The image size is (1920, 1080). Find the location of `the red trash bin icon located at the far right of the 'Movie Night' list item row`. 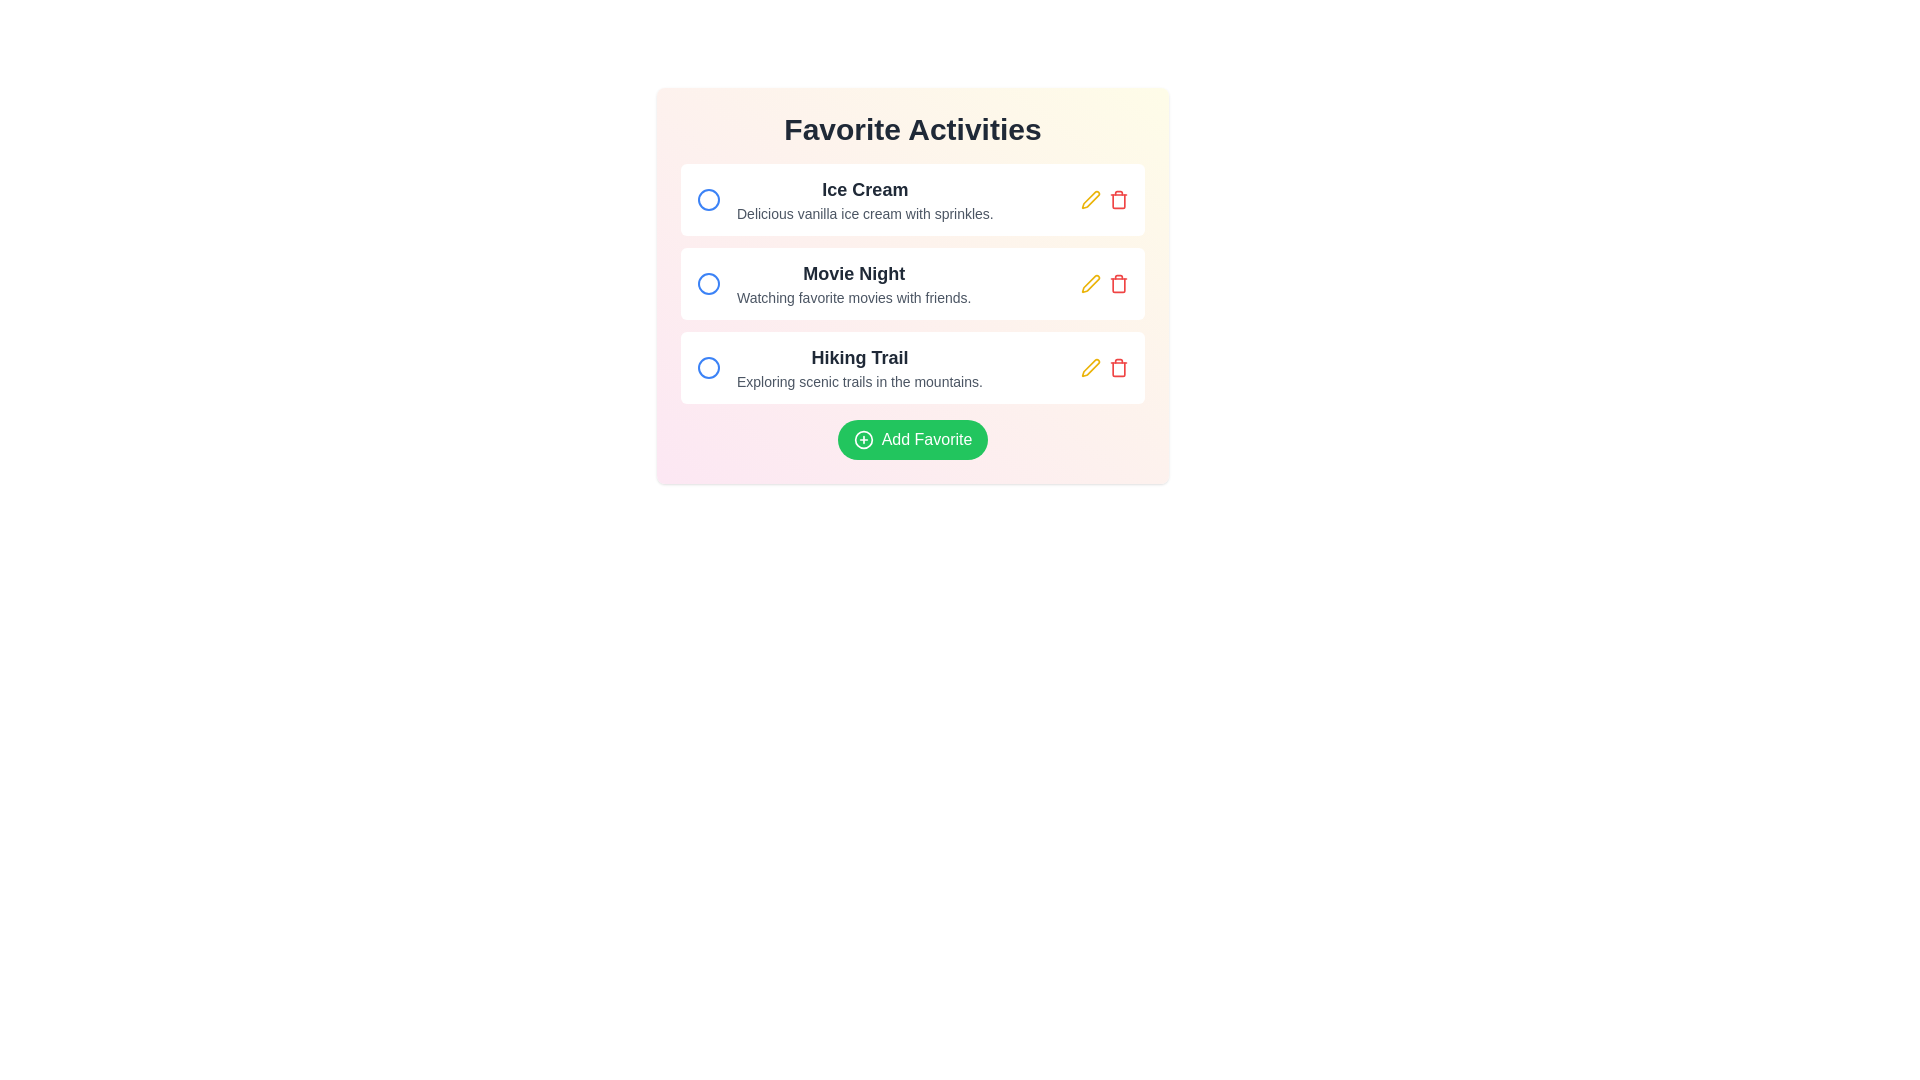

the red trash bin icon located at the far right of the 'Movie Night' list item row is located at coordinates (1117, 284).